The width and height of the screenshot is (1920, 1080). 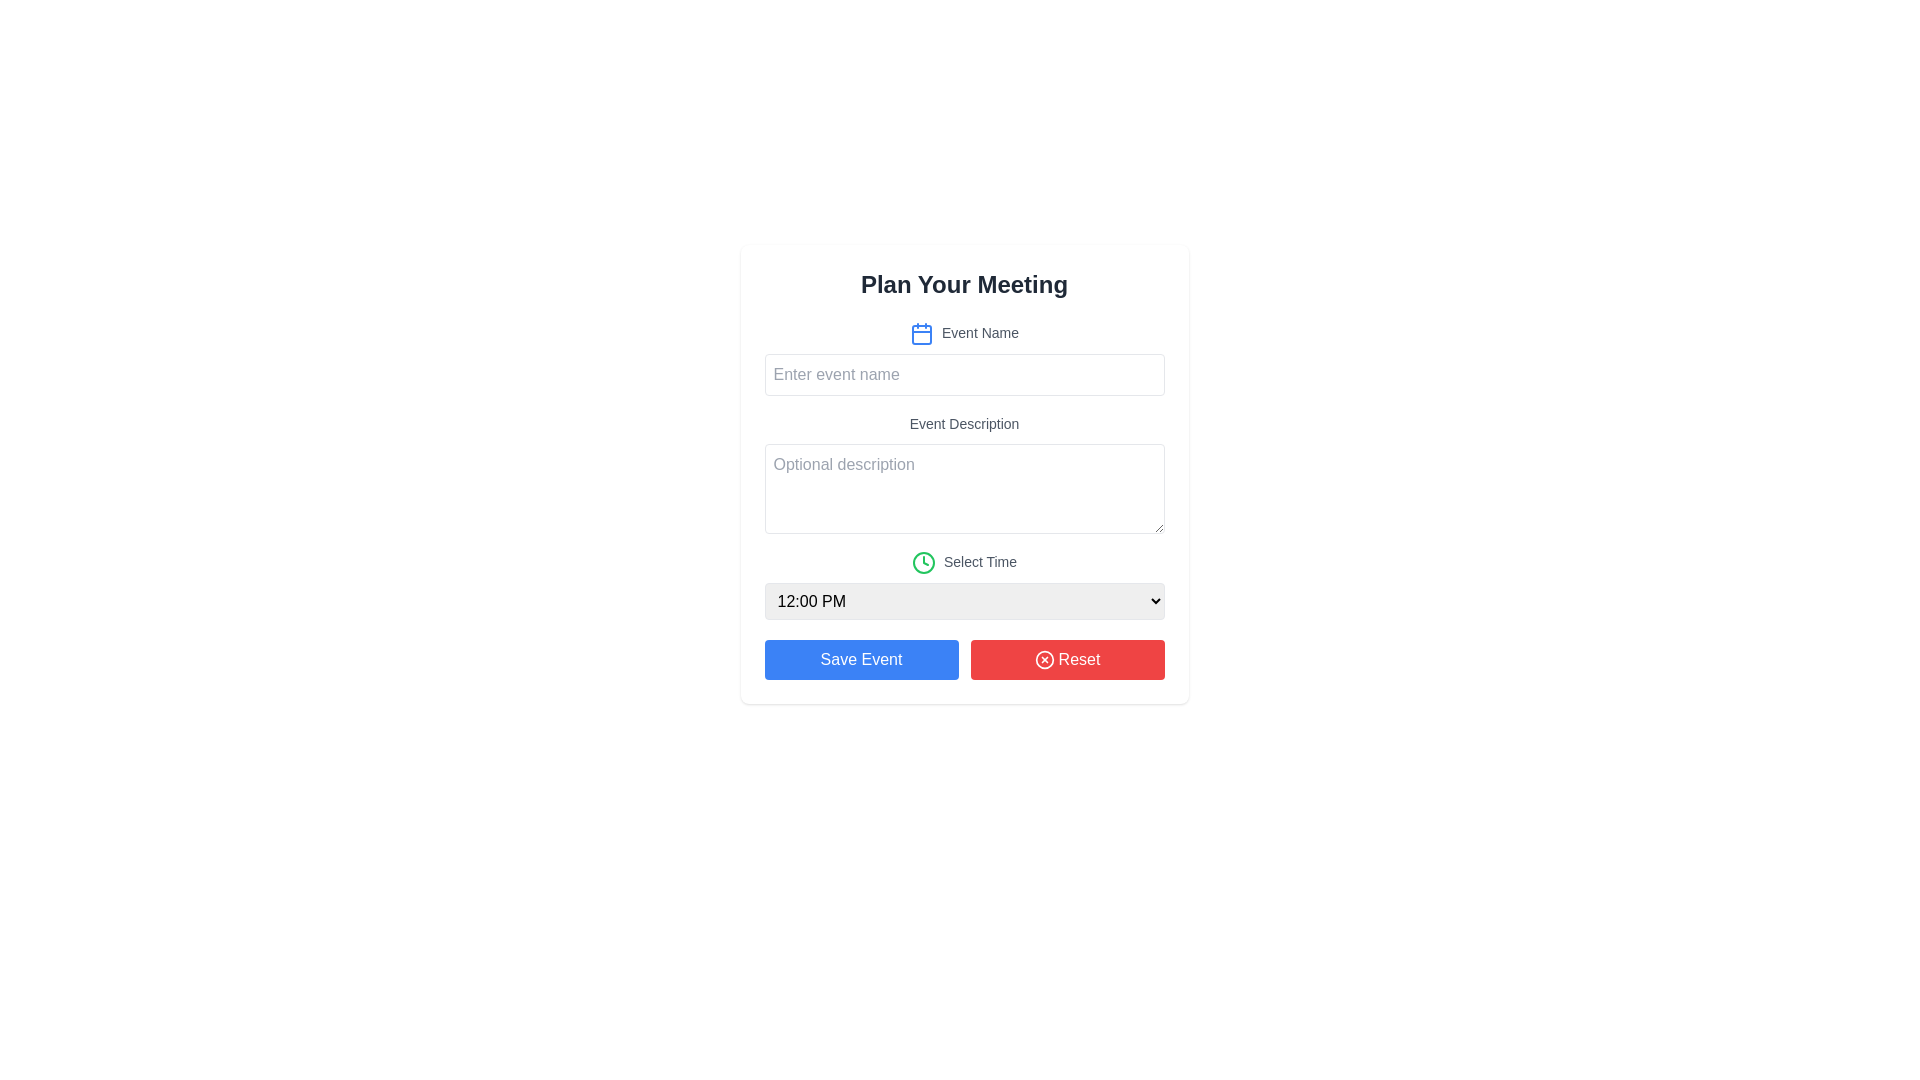 What do you see at coordinates (861, 659) in the screenshot?
I see `the leftmost button that saves the current event configuration, located towards the bottom of the layout` at bounding box center [861, 659].